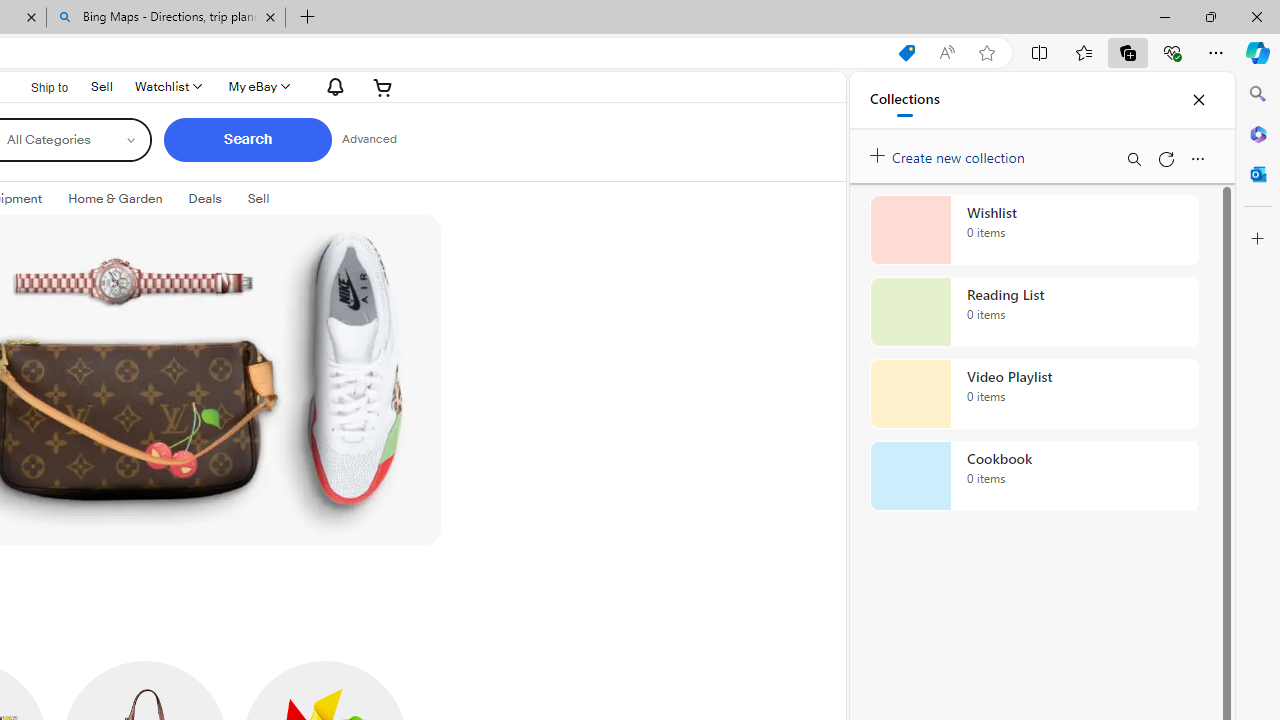  What do you see at coordinates (1034, 394) in the screenshot?
I see `'Video Playlist collection, 0 items'` at bounding box center [1034, 394].